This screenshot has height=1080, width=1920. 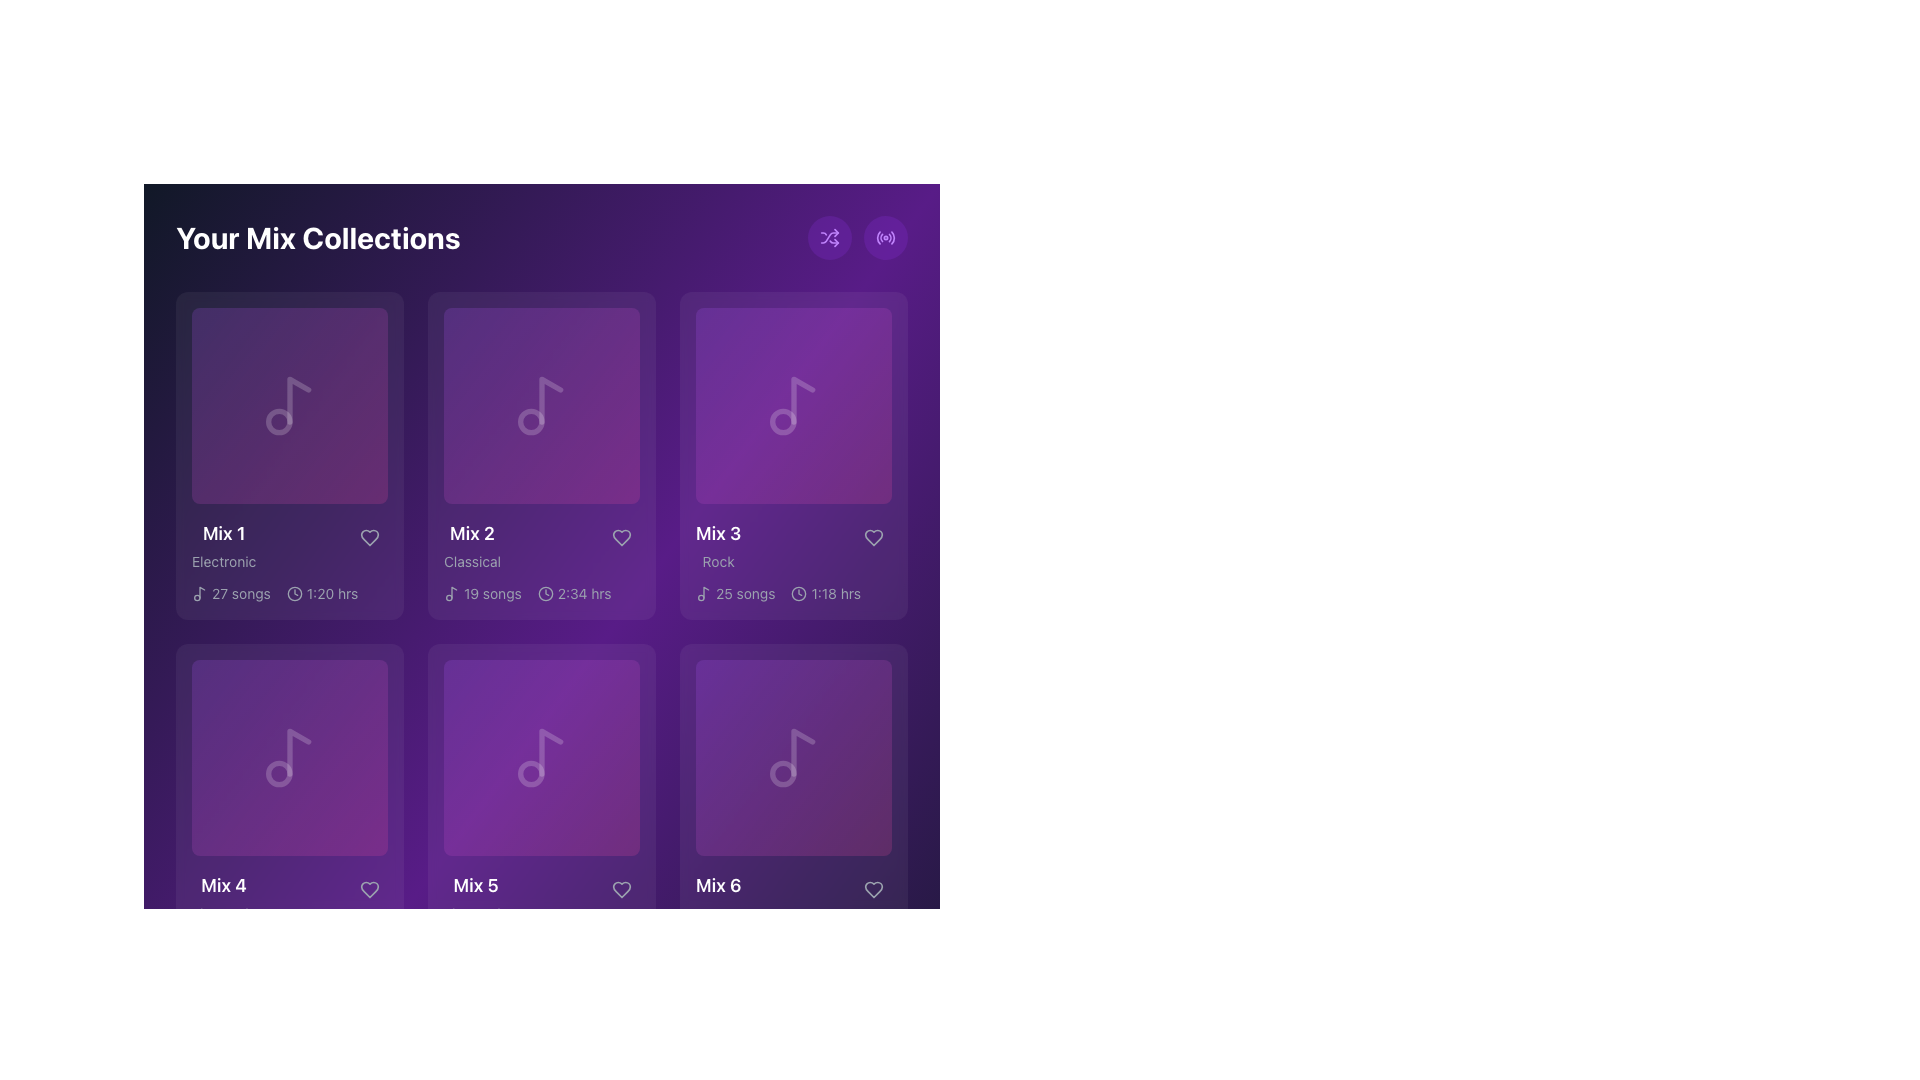 I want to click on the heart-shaped icon within the 'Mix 2' card in the 'Classical' category, so click(x=621, y=536).